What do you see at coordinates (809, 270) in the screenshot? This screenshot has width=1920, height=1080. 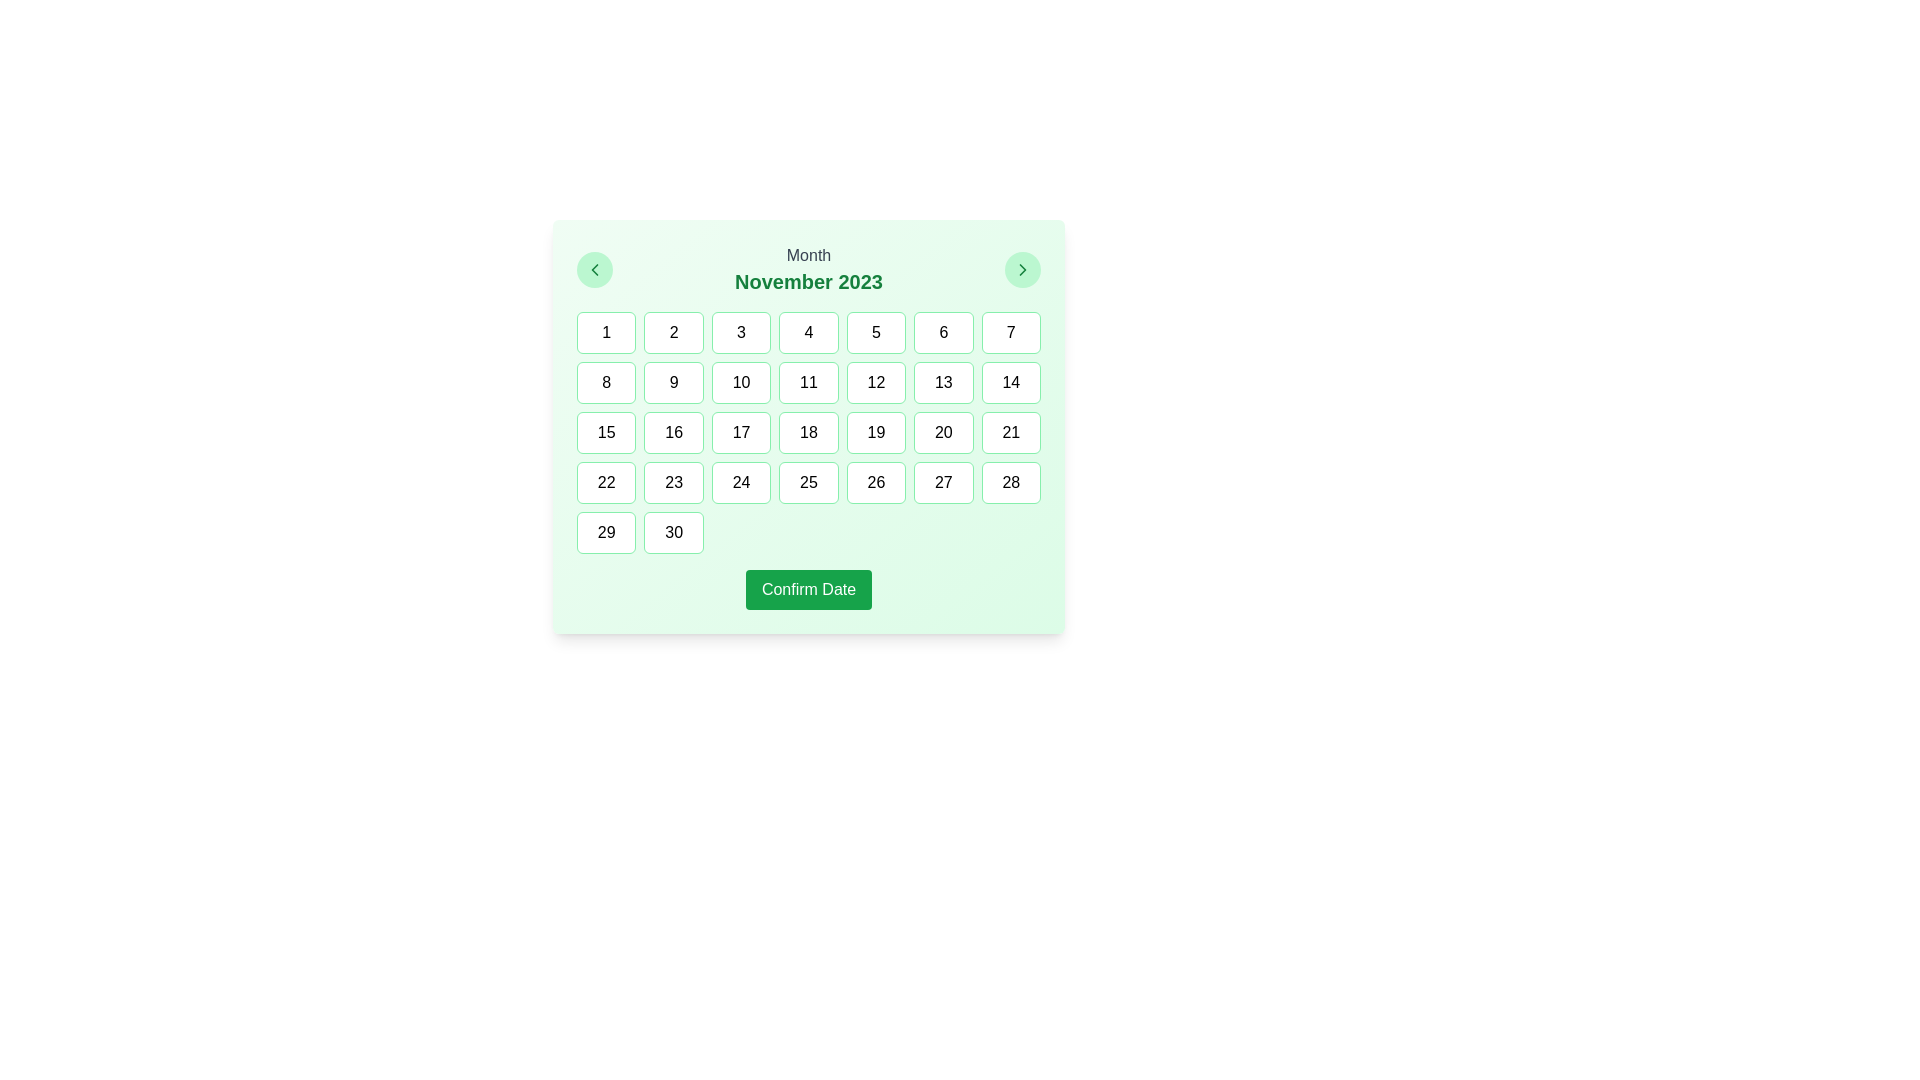 I see `the static text display showing 'November 2023', which is centrally aligned and positioned at the top-center of the calendar component, between the left and right arrow buttons` at bounding box center [809, 270].